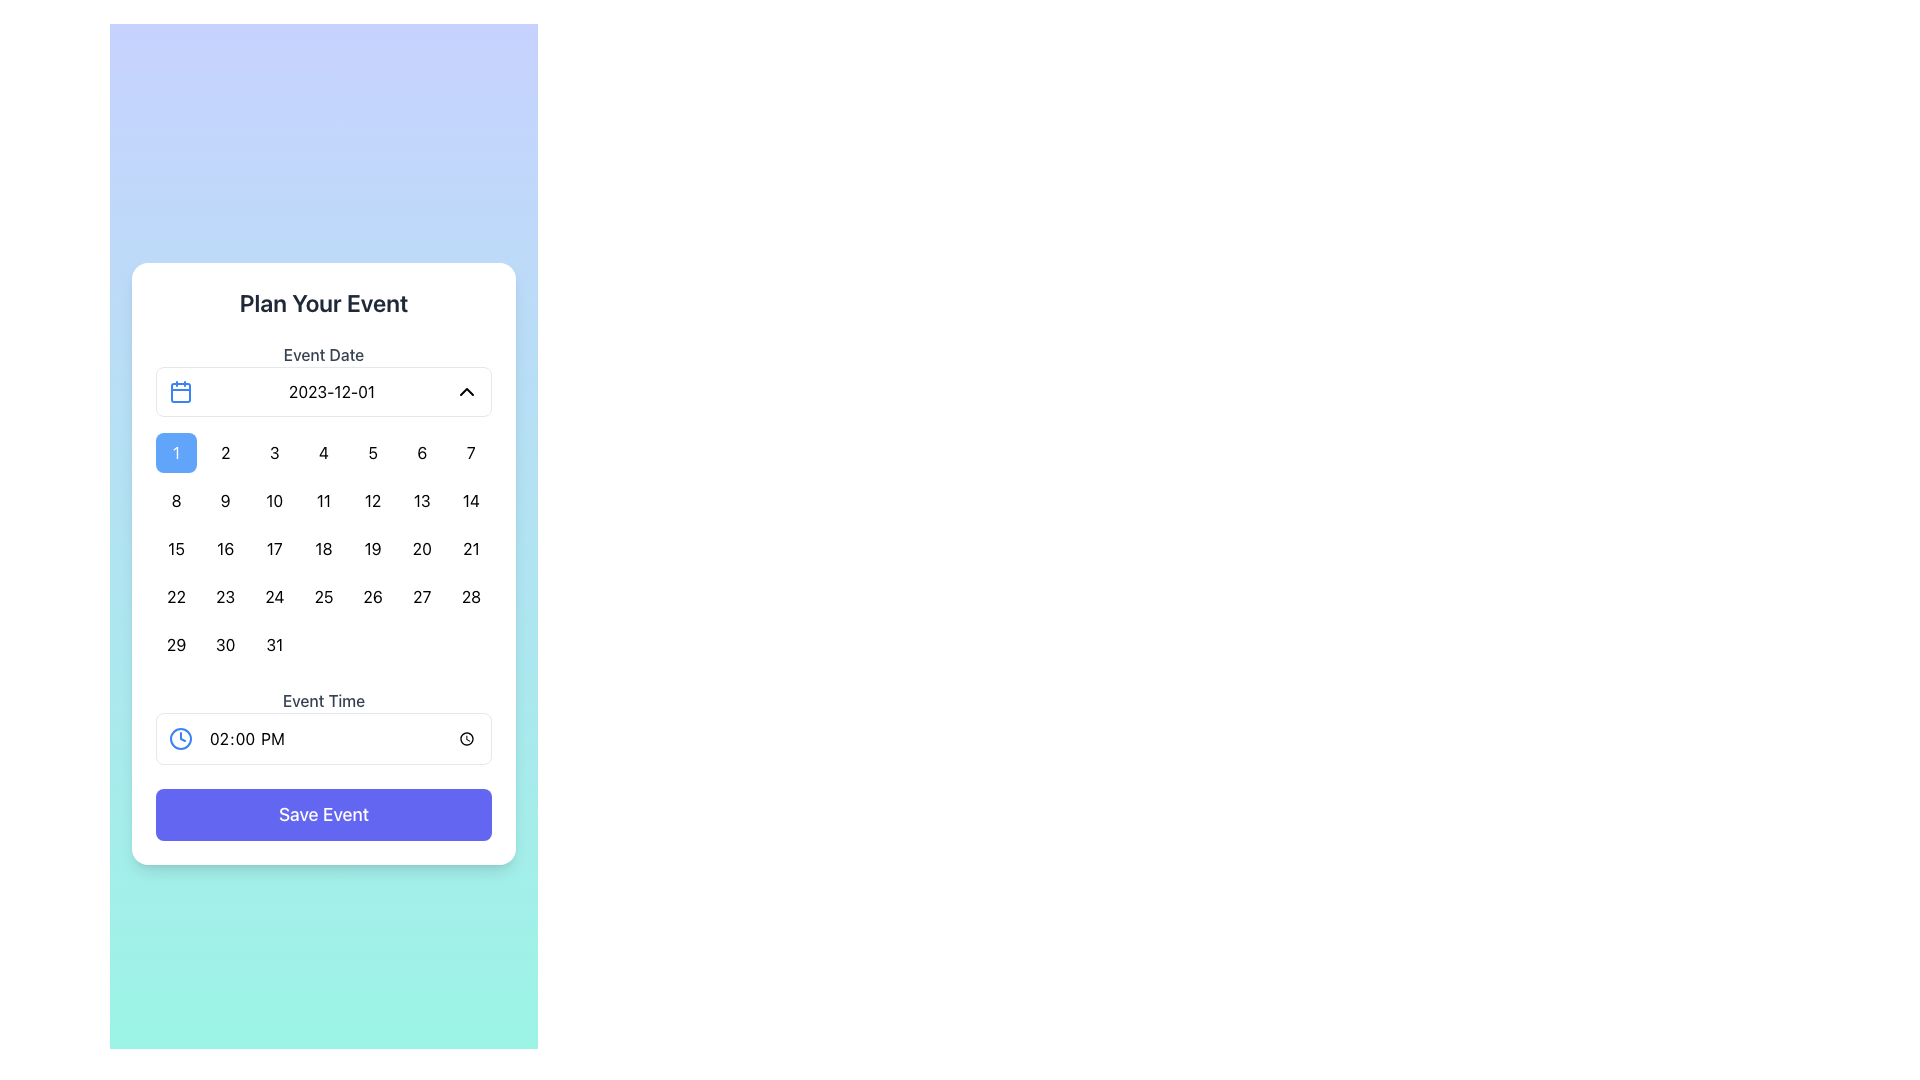 This screenshot has height=1080, width=1920. What do you see at coordinates (176, 596) in the screenshot?
I see `the rectangular button labeled '22' in the calendar grid` at bounding box center [176, 596].